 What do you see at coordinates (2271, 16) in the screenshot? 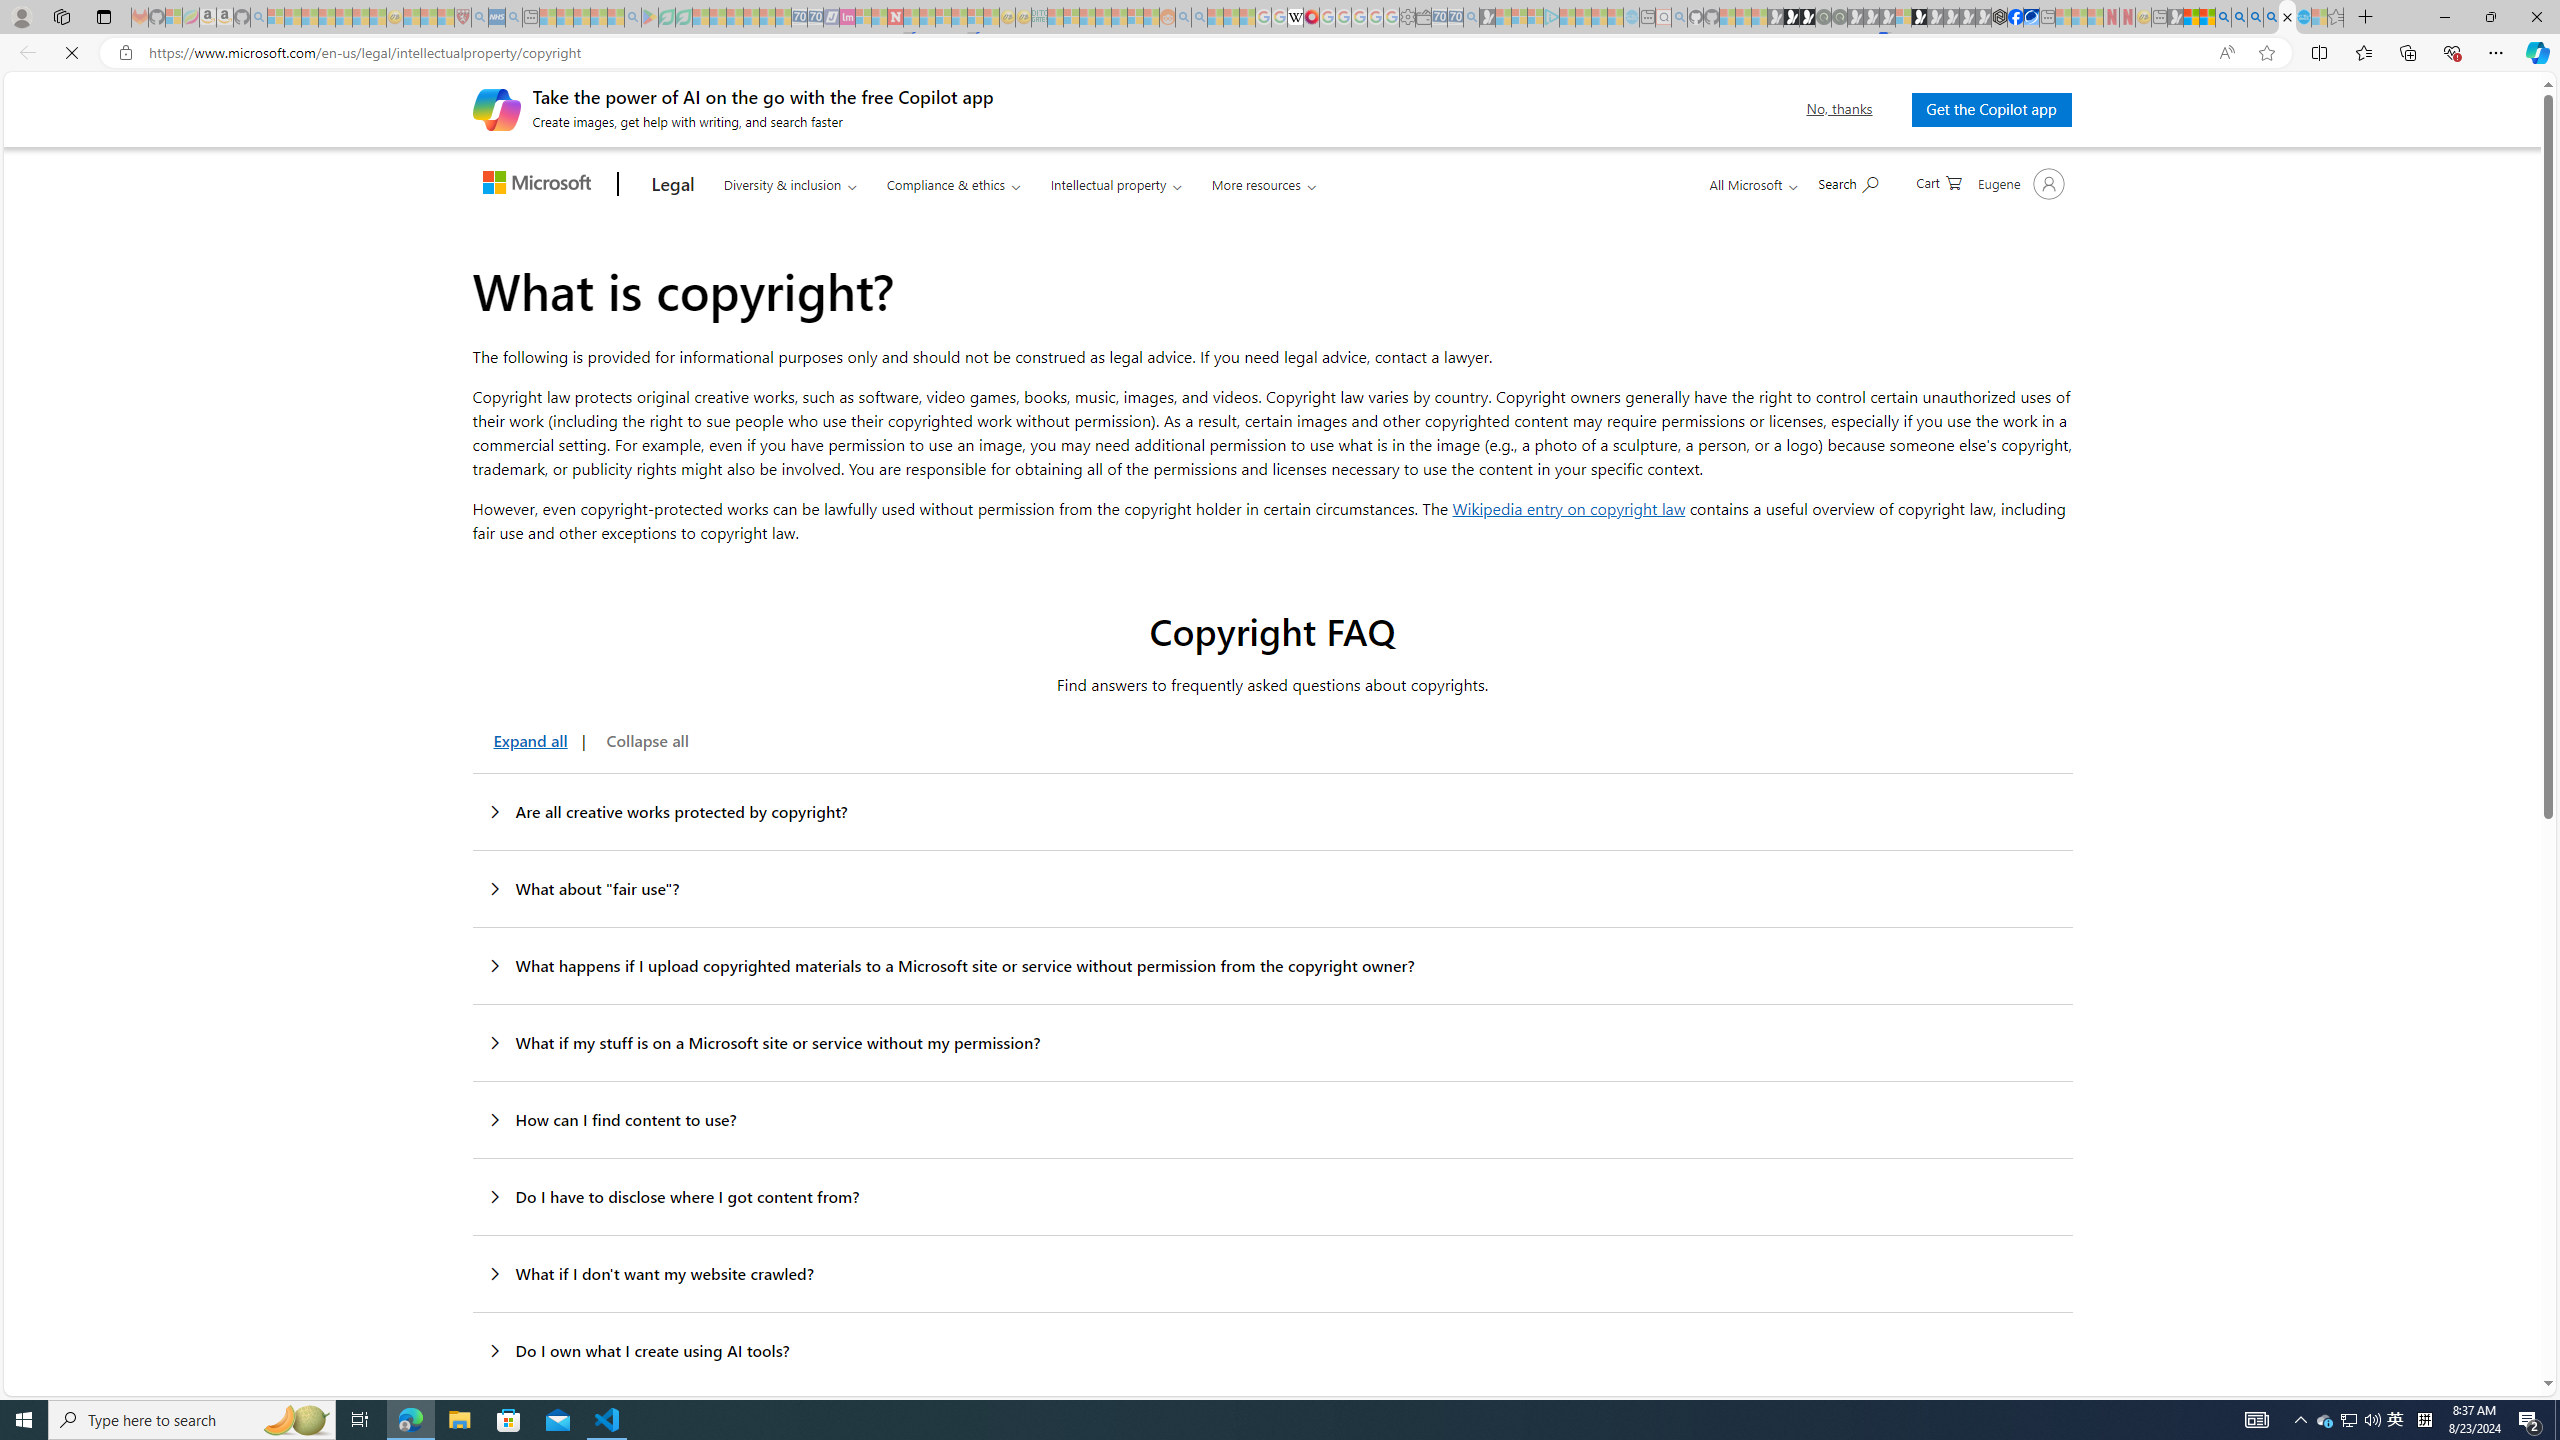
I see `'Google Chrome Internet Browser Download - Search Images'` at bounding box center [2271, 16].